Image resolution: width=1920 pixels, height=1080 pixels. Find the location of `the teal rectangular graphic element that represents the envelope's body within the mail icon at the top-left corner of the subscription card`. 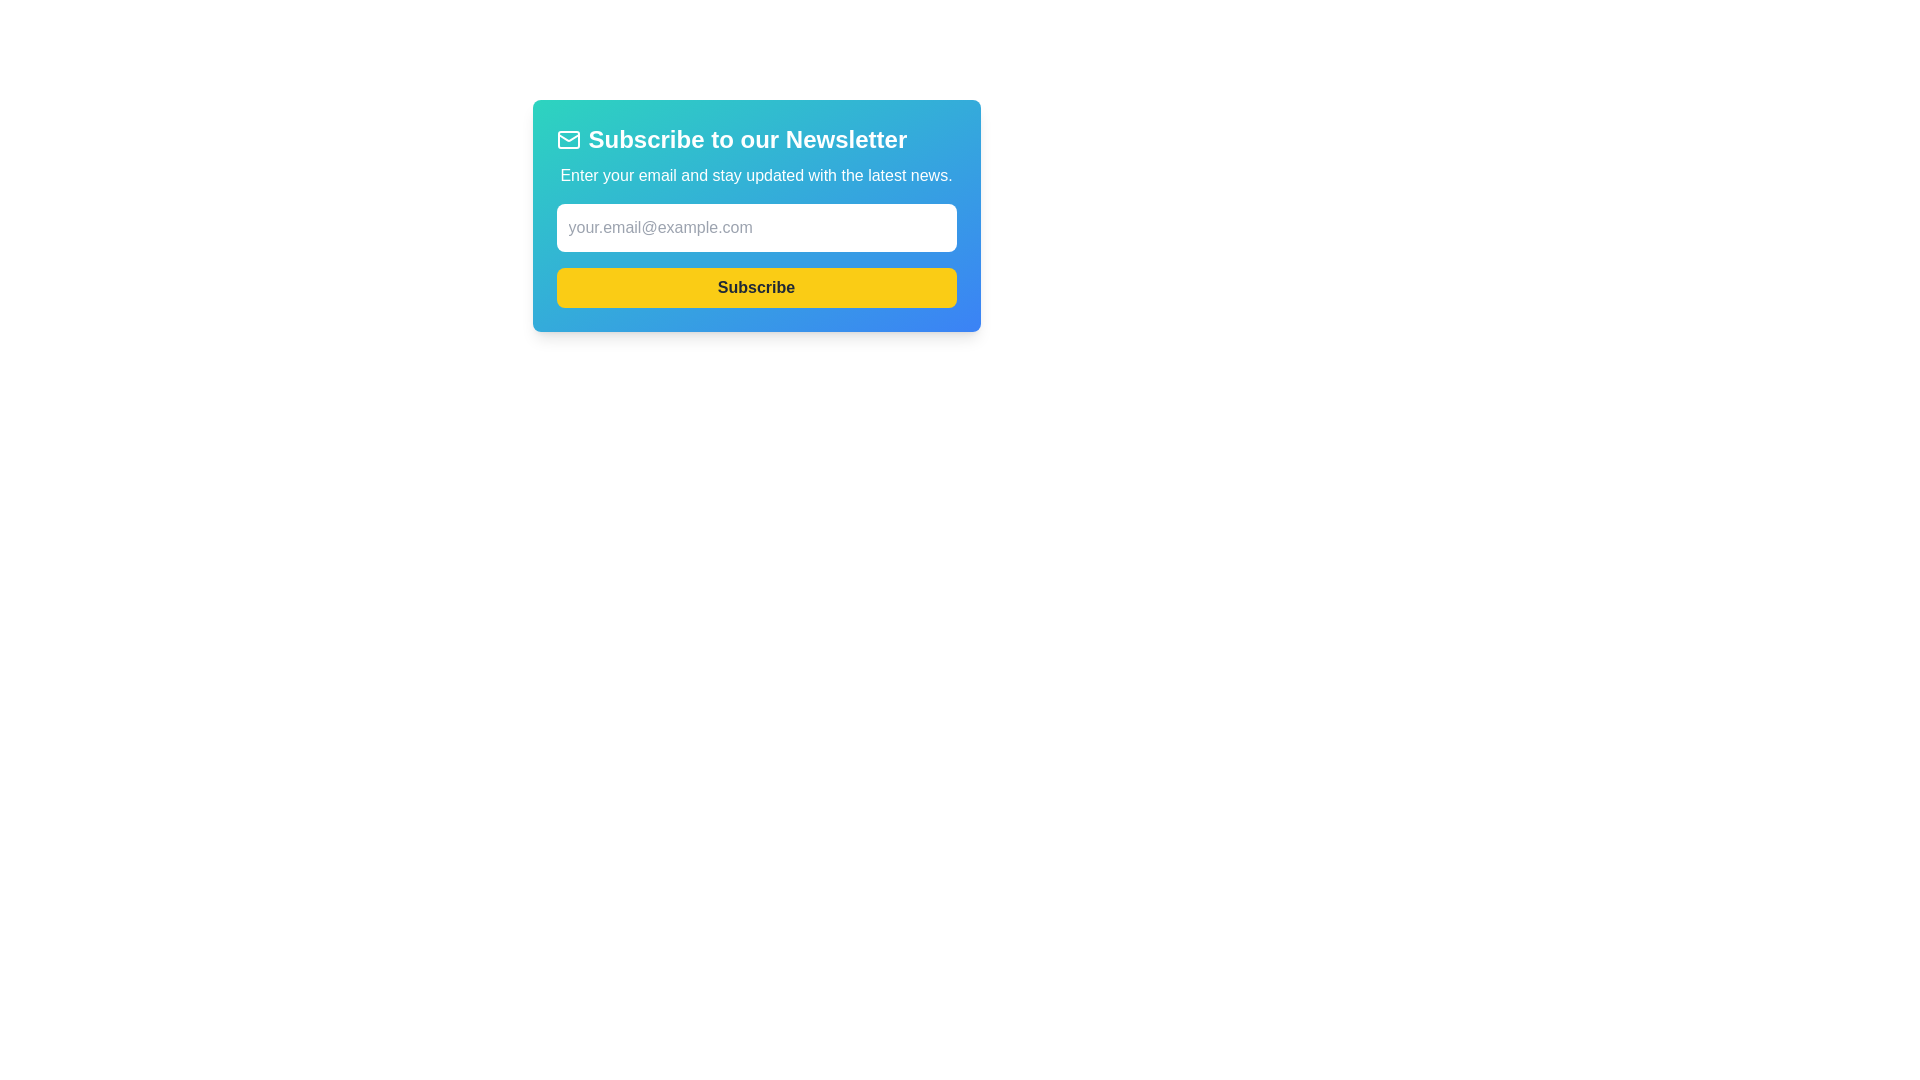

the teal rectangular graphic element that represents the envelope's body within the mail icon at the top-left corner of the subscription card is located at coordinates (567, 138).